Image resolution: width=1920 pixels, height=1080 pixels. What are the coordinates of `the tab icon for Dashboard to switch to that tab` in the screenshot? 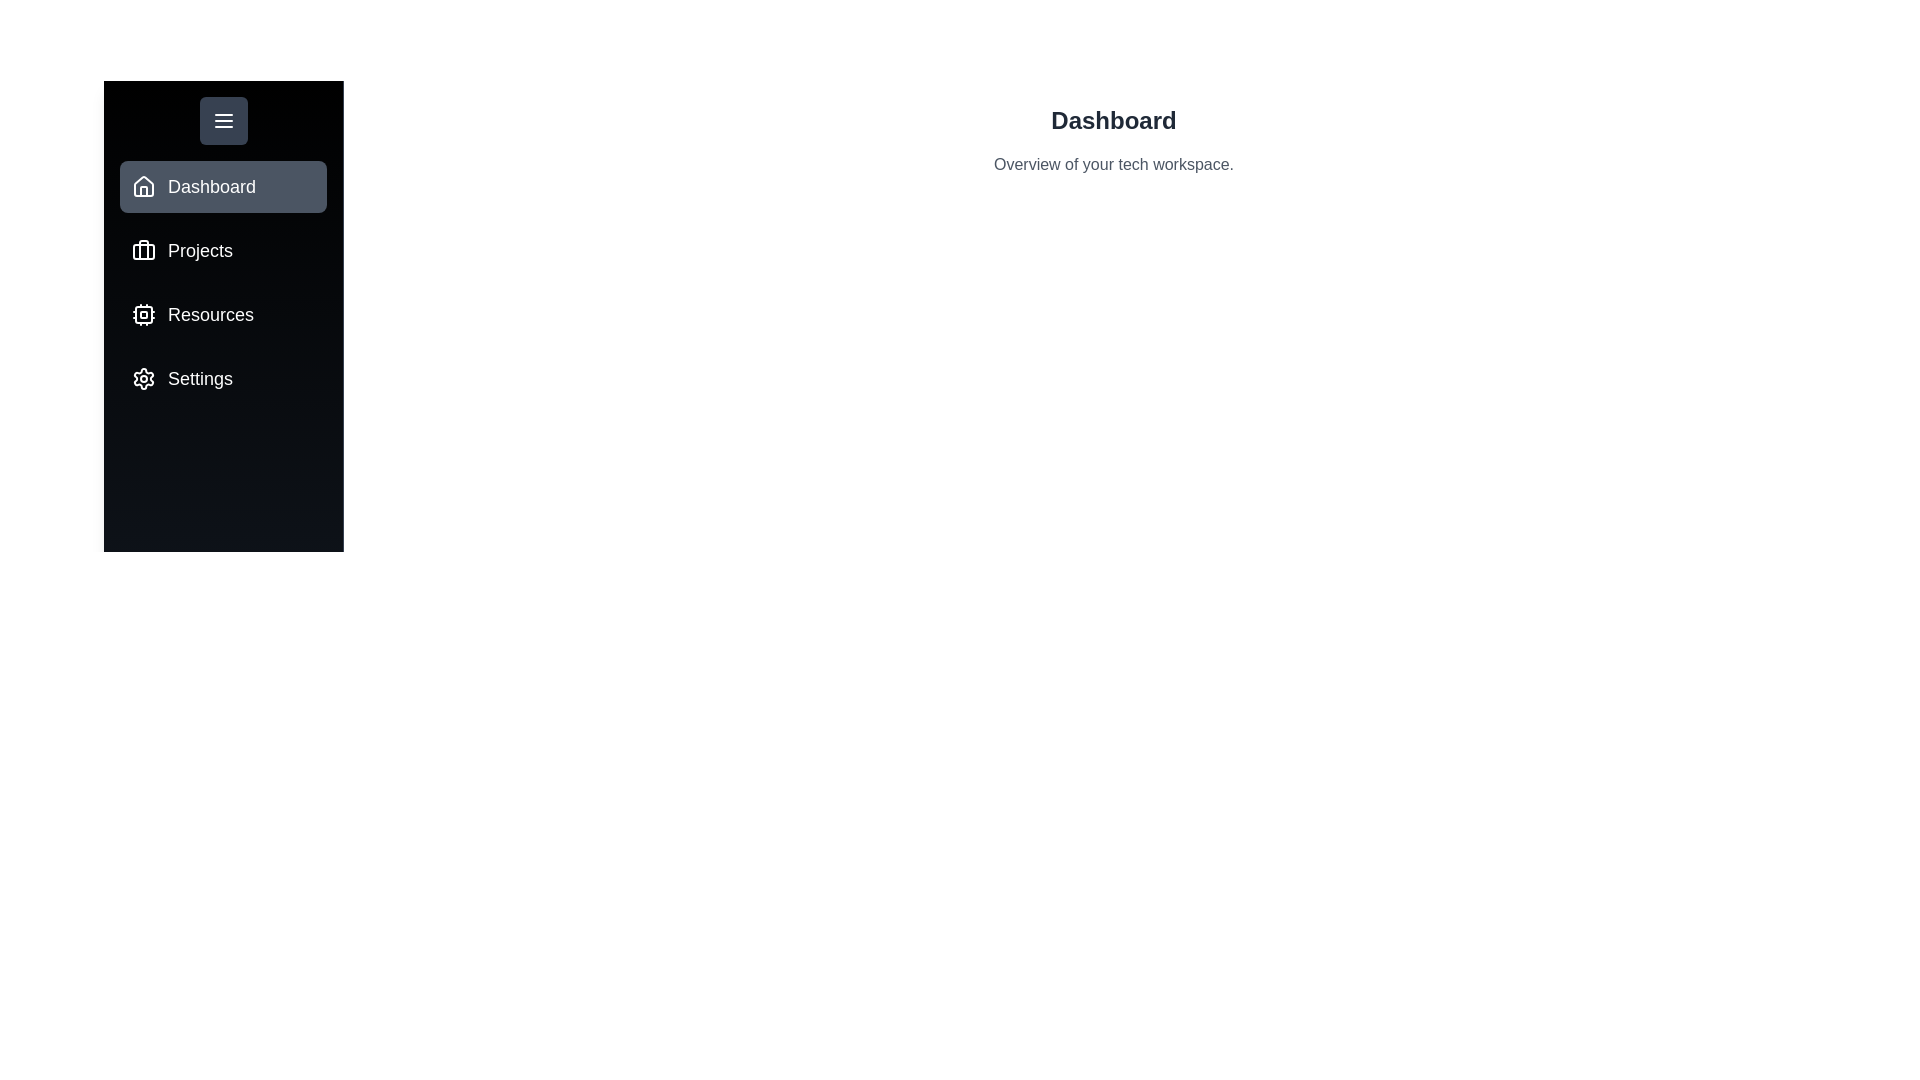 It's located at (143, 186).